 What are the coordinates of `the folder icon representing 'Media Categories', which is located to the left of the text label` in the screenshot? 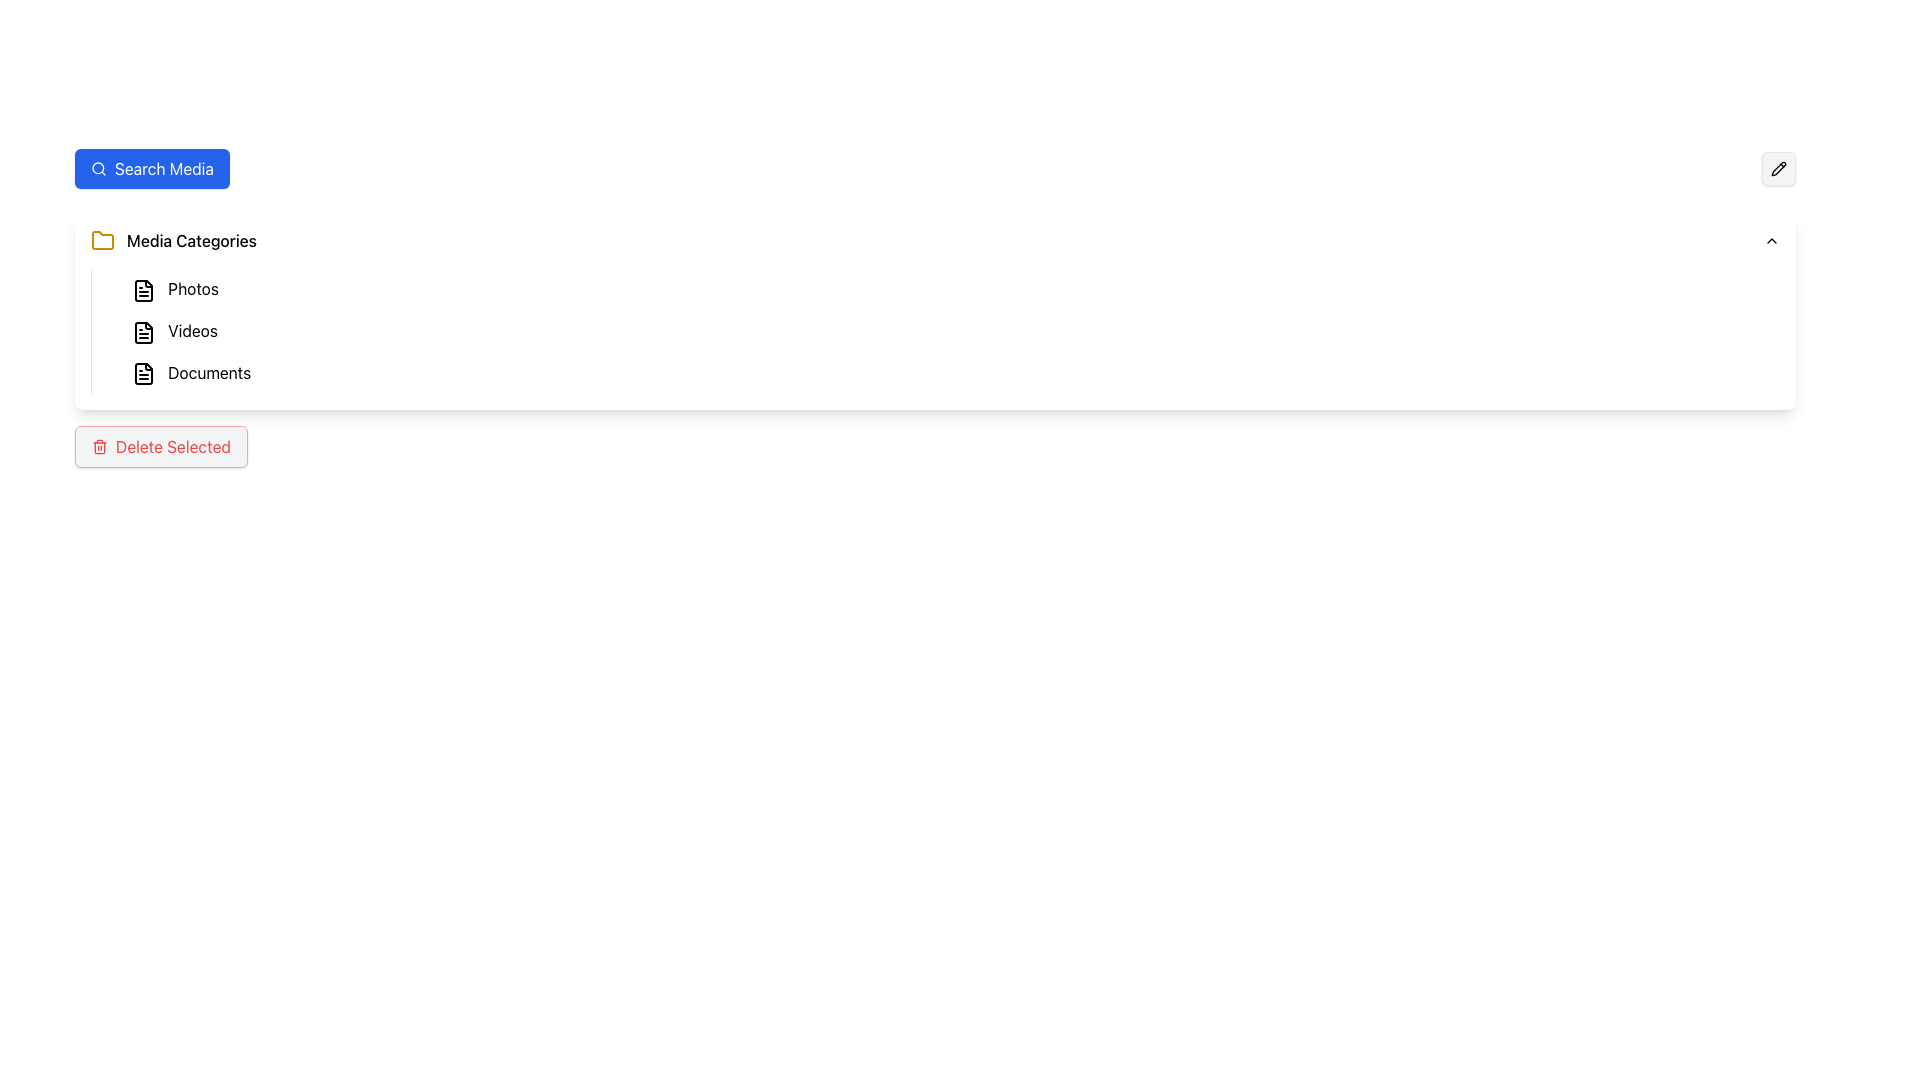 It's located at (101, 239).